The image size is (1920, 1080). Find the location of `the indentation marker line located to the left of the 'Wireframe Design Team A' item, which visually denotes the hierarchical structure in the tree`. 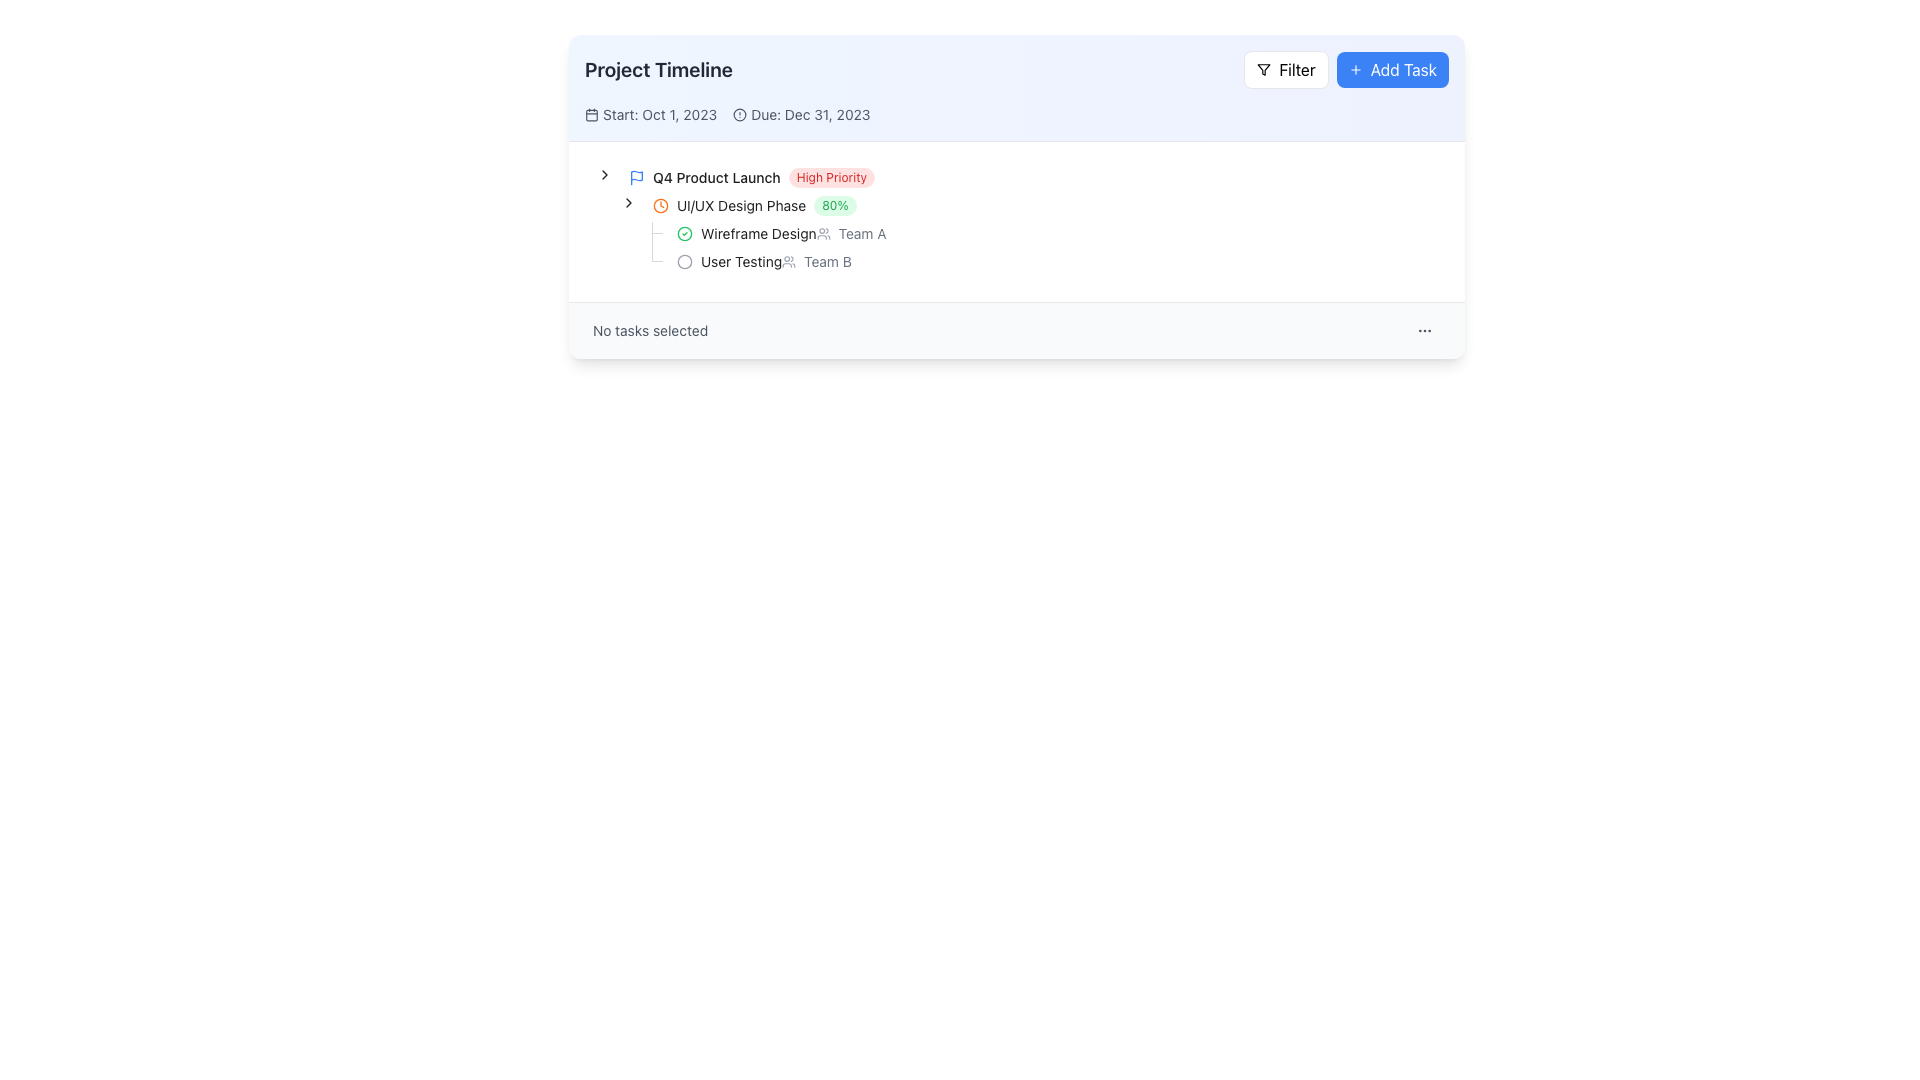

the indentation marker line located to the left of the 'Wireframe Design Team A' item, which visually denotes the hierarchical structure in the tree is located at coordinates (616, 233).